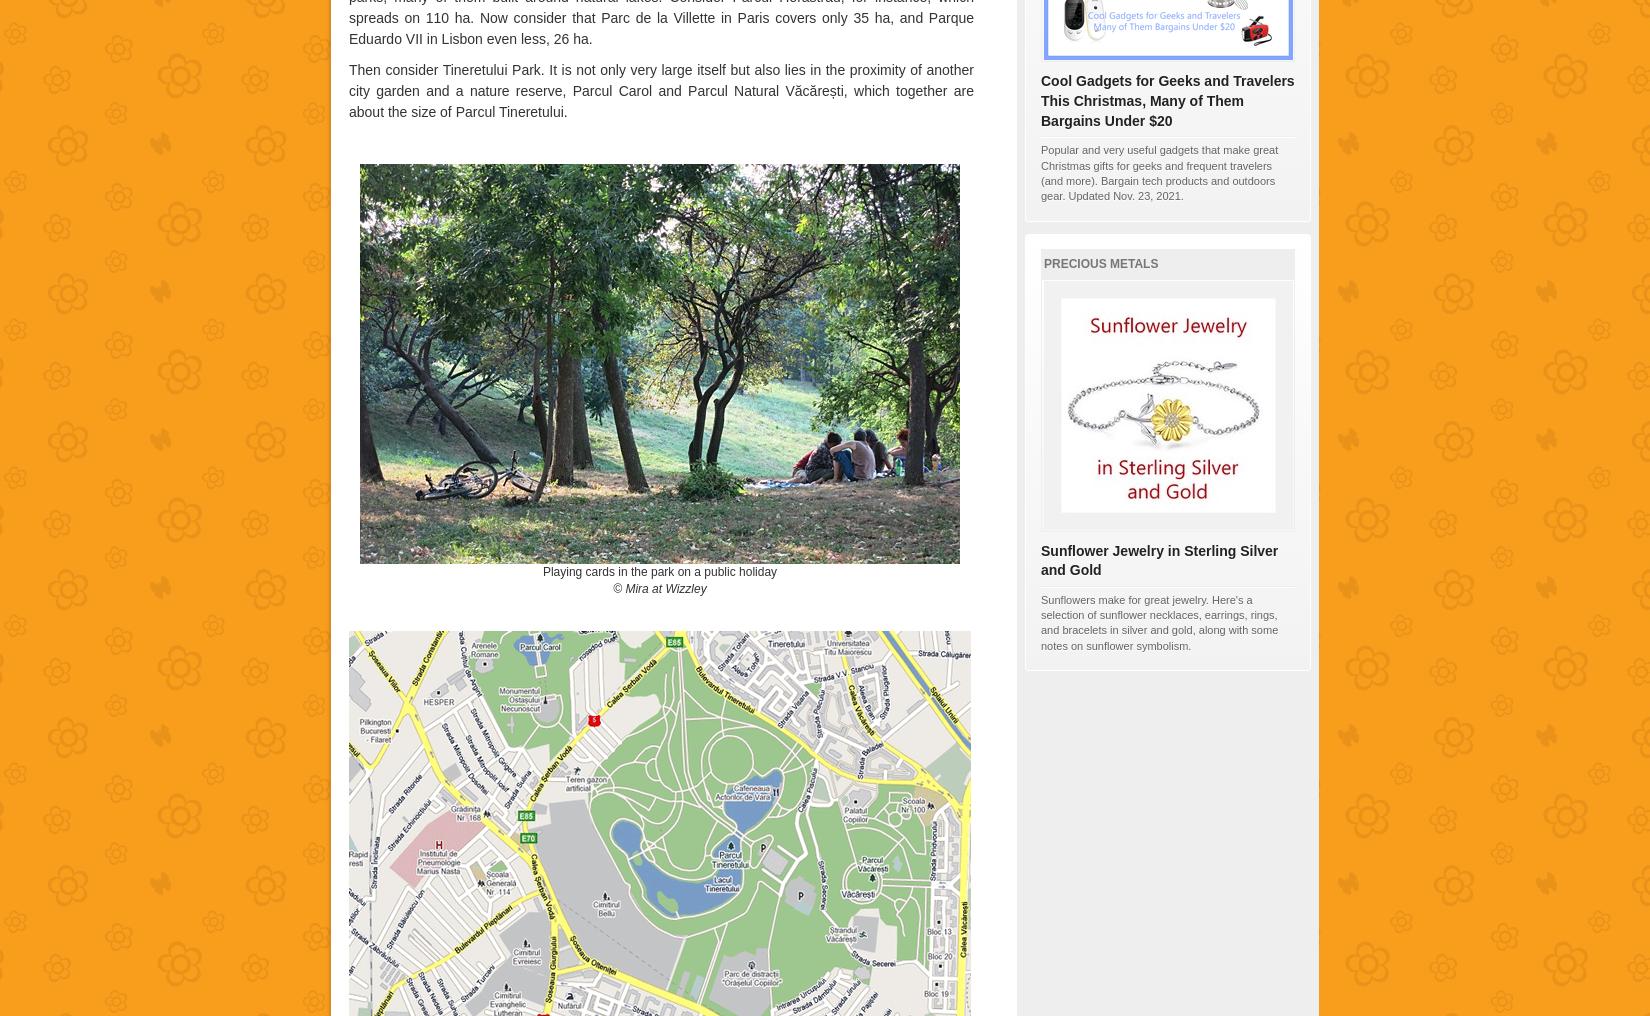 This screenshot has height=1016, width=1650. Describe the element at coordinates (1153, 296) in the screenshot. I see `'16'` at that location.